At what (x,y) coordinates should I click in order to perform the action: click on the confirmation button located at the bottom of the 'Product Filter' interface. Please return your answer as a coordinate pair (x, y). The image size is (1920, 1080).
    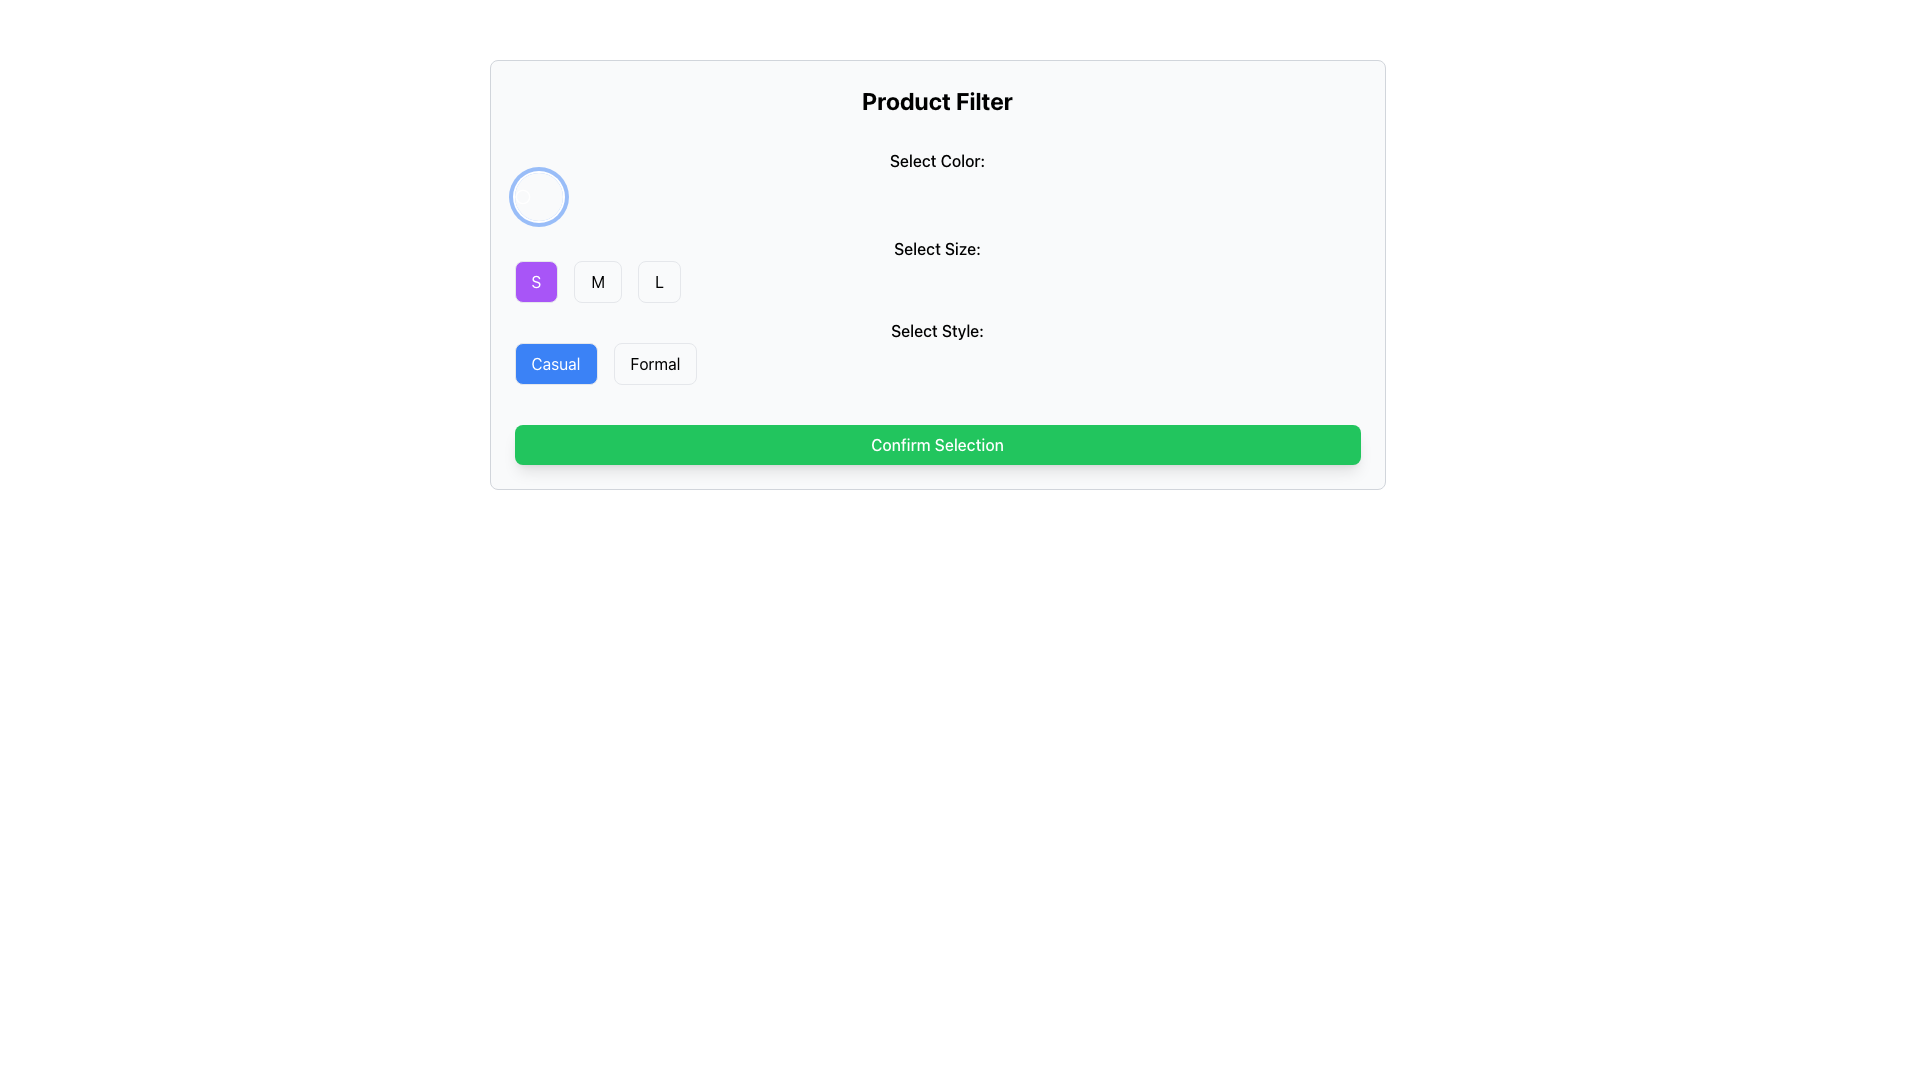
    Looking at the image, I should click on (936, 443).